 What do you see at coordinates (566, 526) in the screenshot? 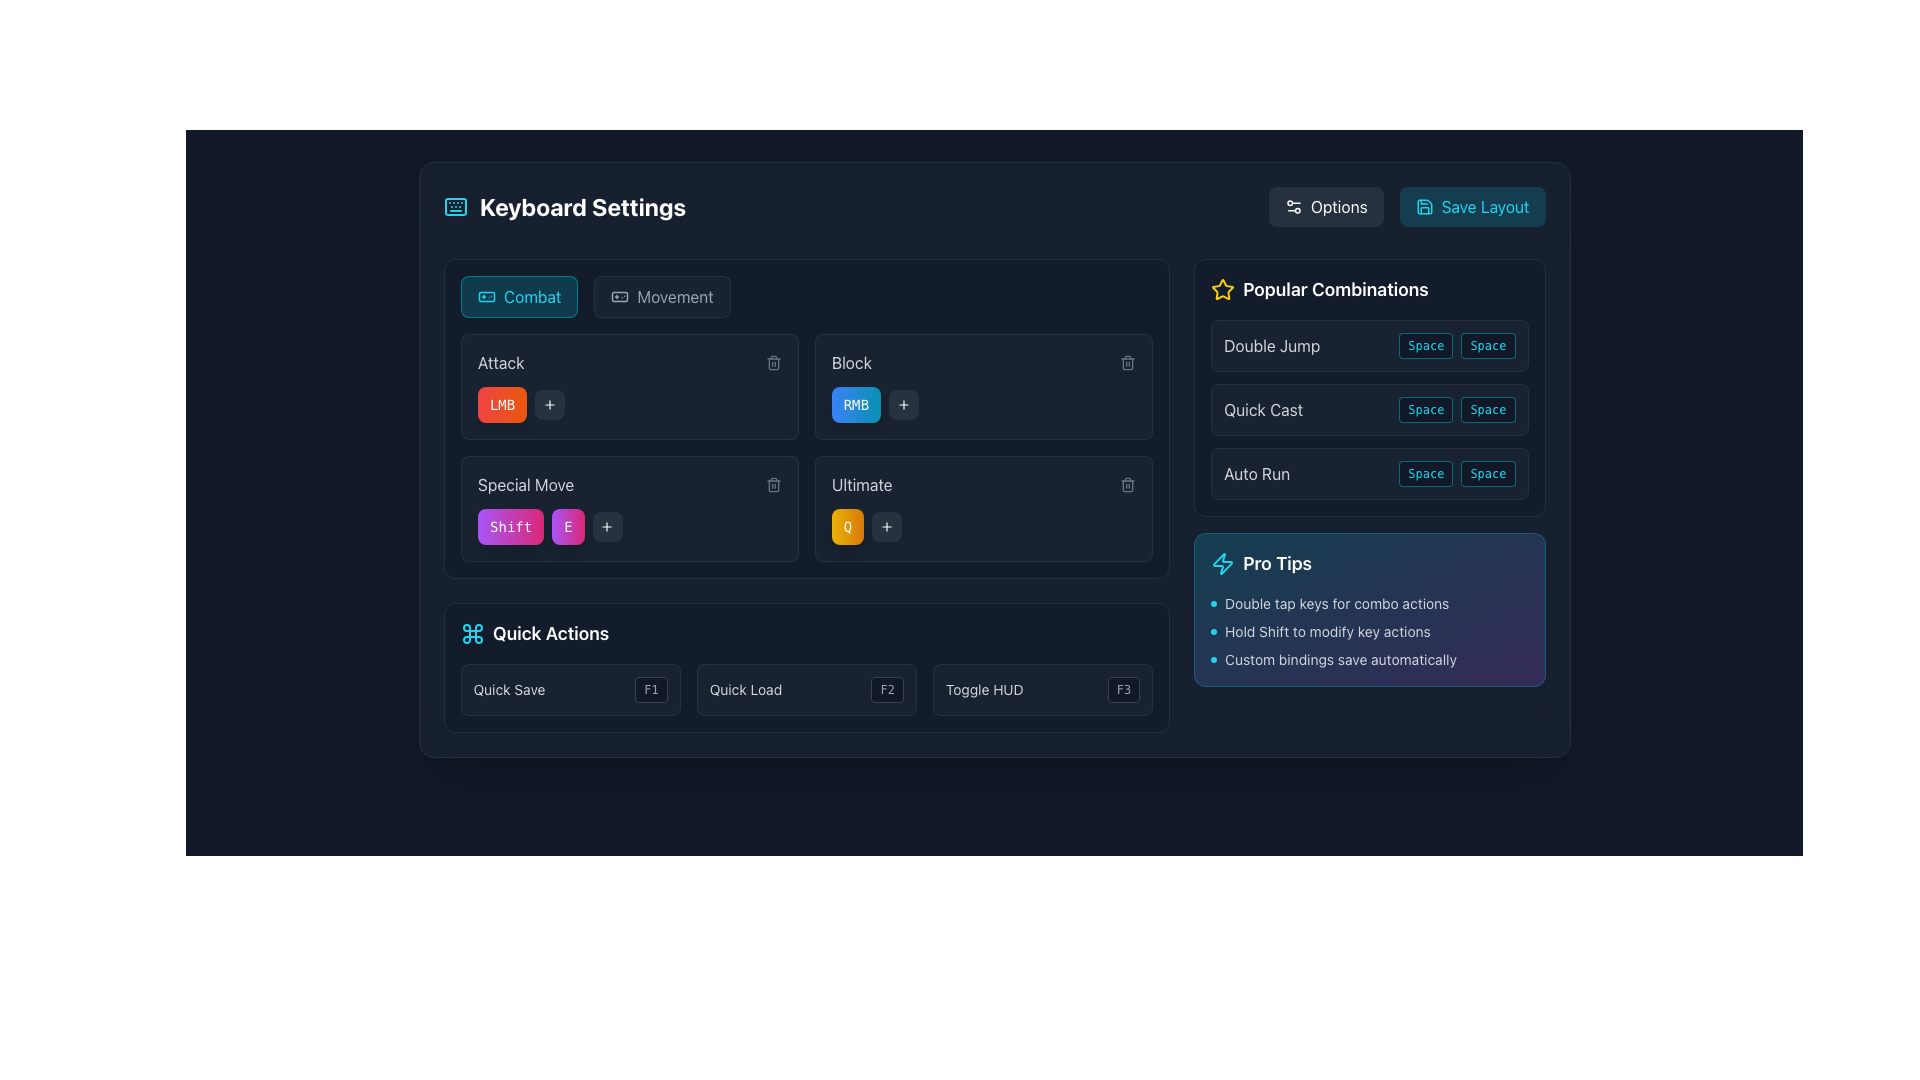
I see `the stylized, non-interactive button located in the second row of the 'Keyboard Settings' section under the 'Special Move' label, positioned next to the 'Shift' button and before a gray circular button with a '+' icon` at bounding box center [566, 526].